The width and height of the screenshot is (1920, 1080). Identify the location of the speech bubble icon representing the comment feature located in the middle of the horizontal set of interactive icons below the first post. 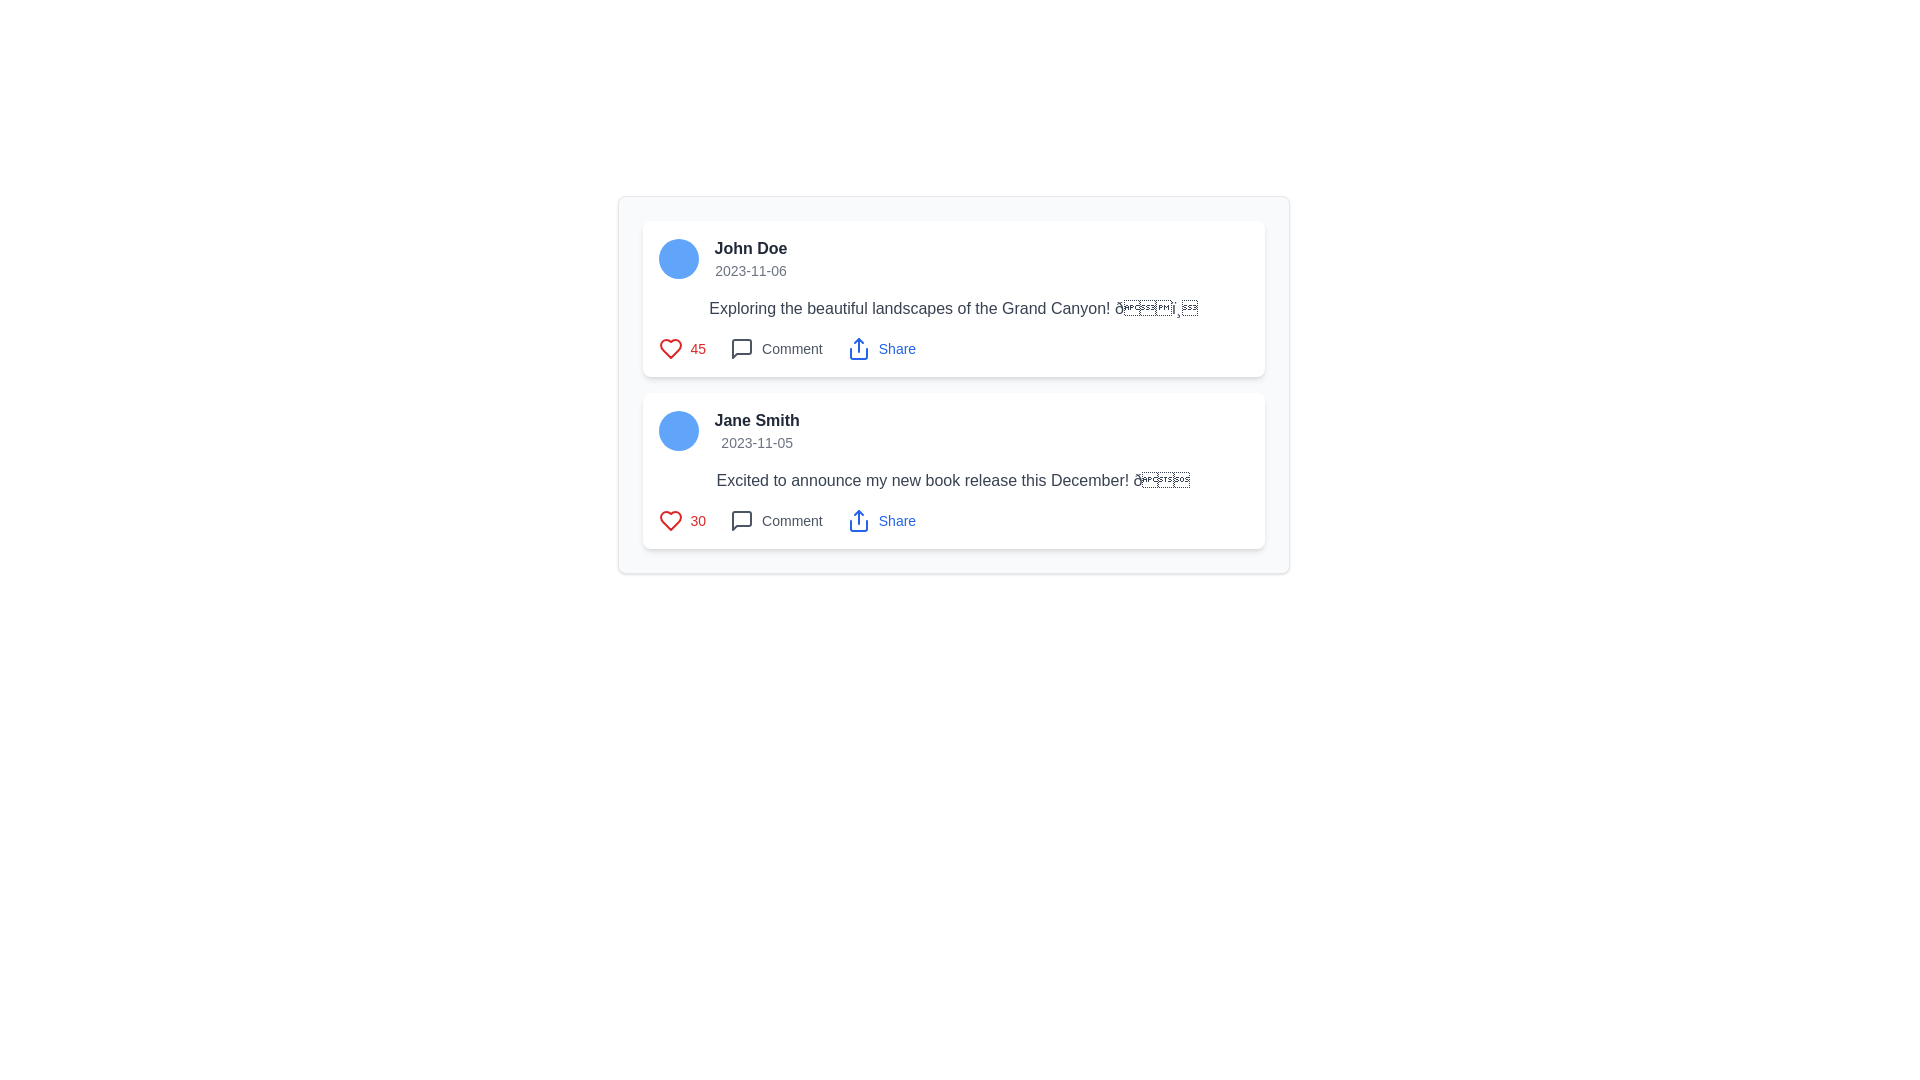
(741, 347).